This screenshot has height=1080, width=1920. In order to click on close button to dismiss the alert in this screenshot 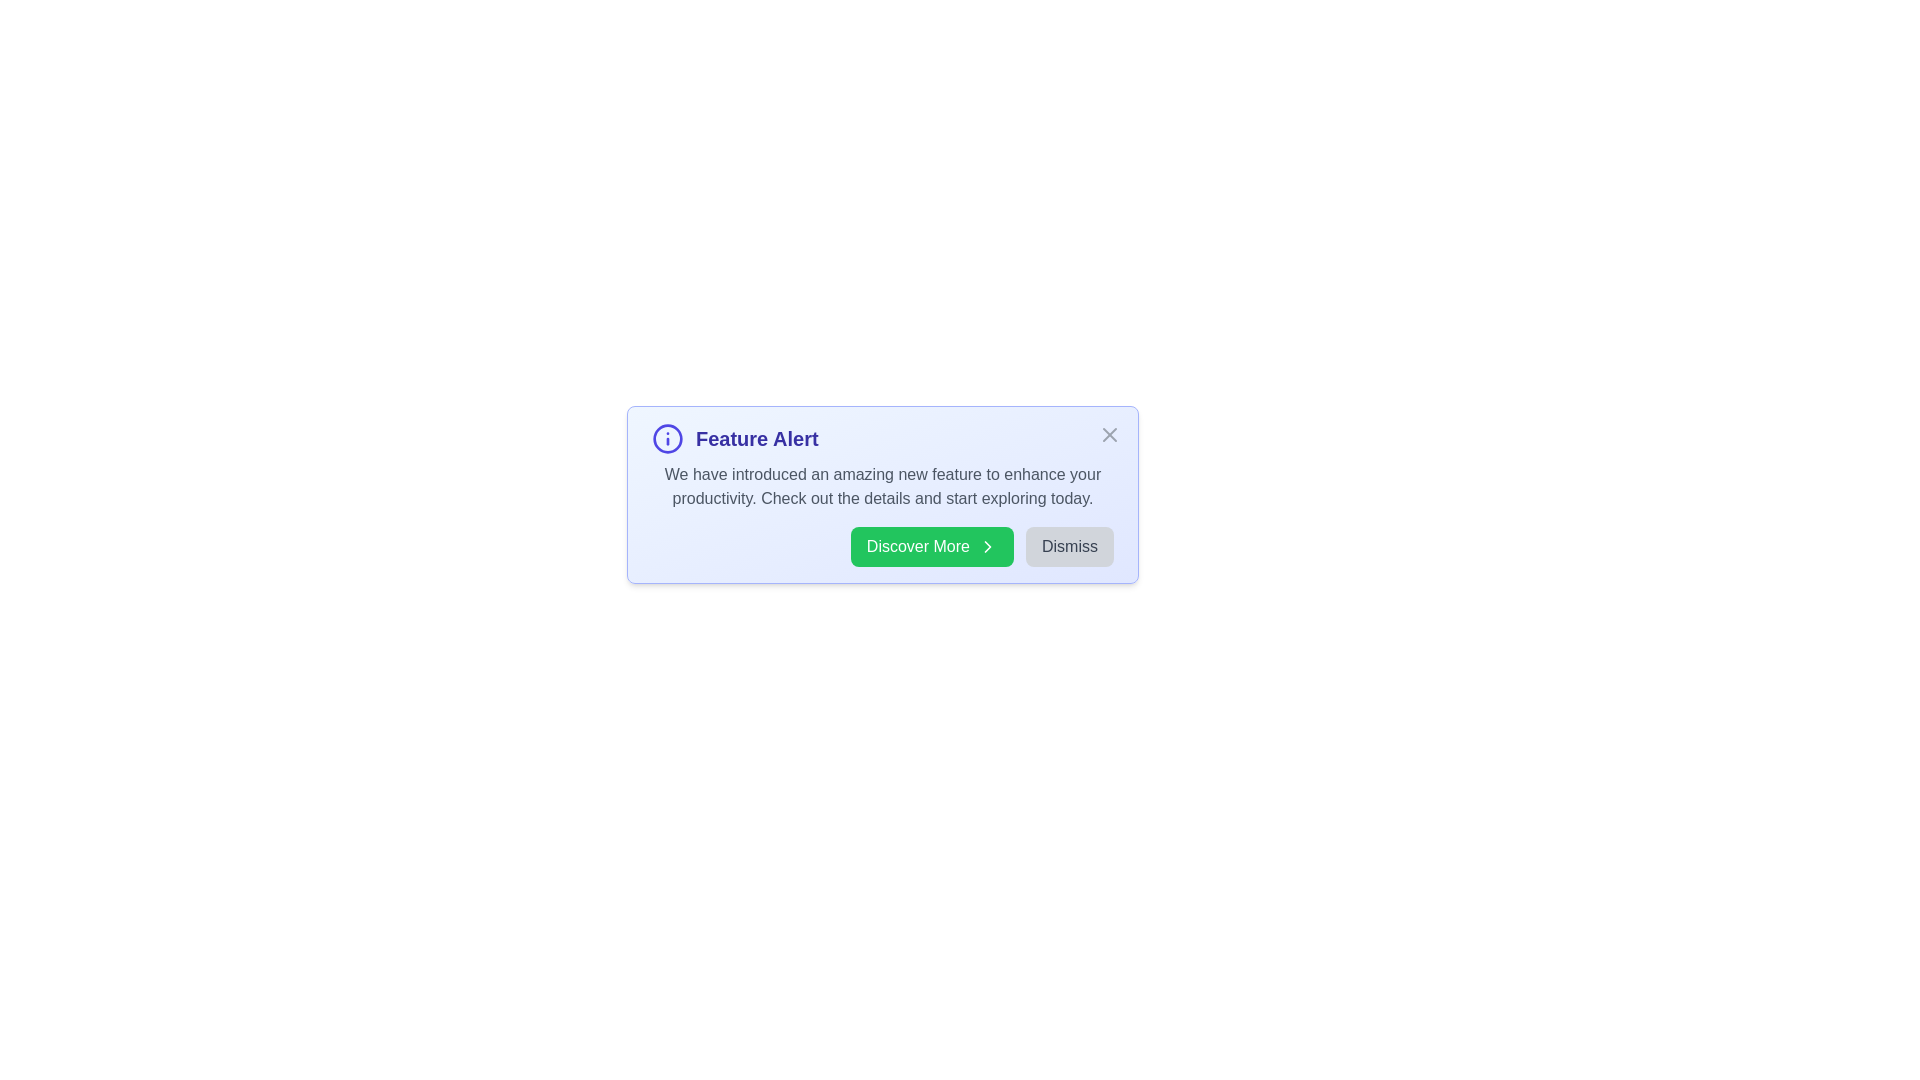, I will do `click(1108, 434)`.